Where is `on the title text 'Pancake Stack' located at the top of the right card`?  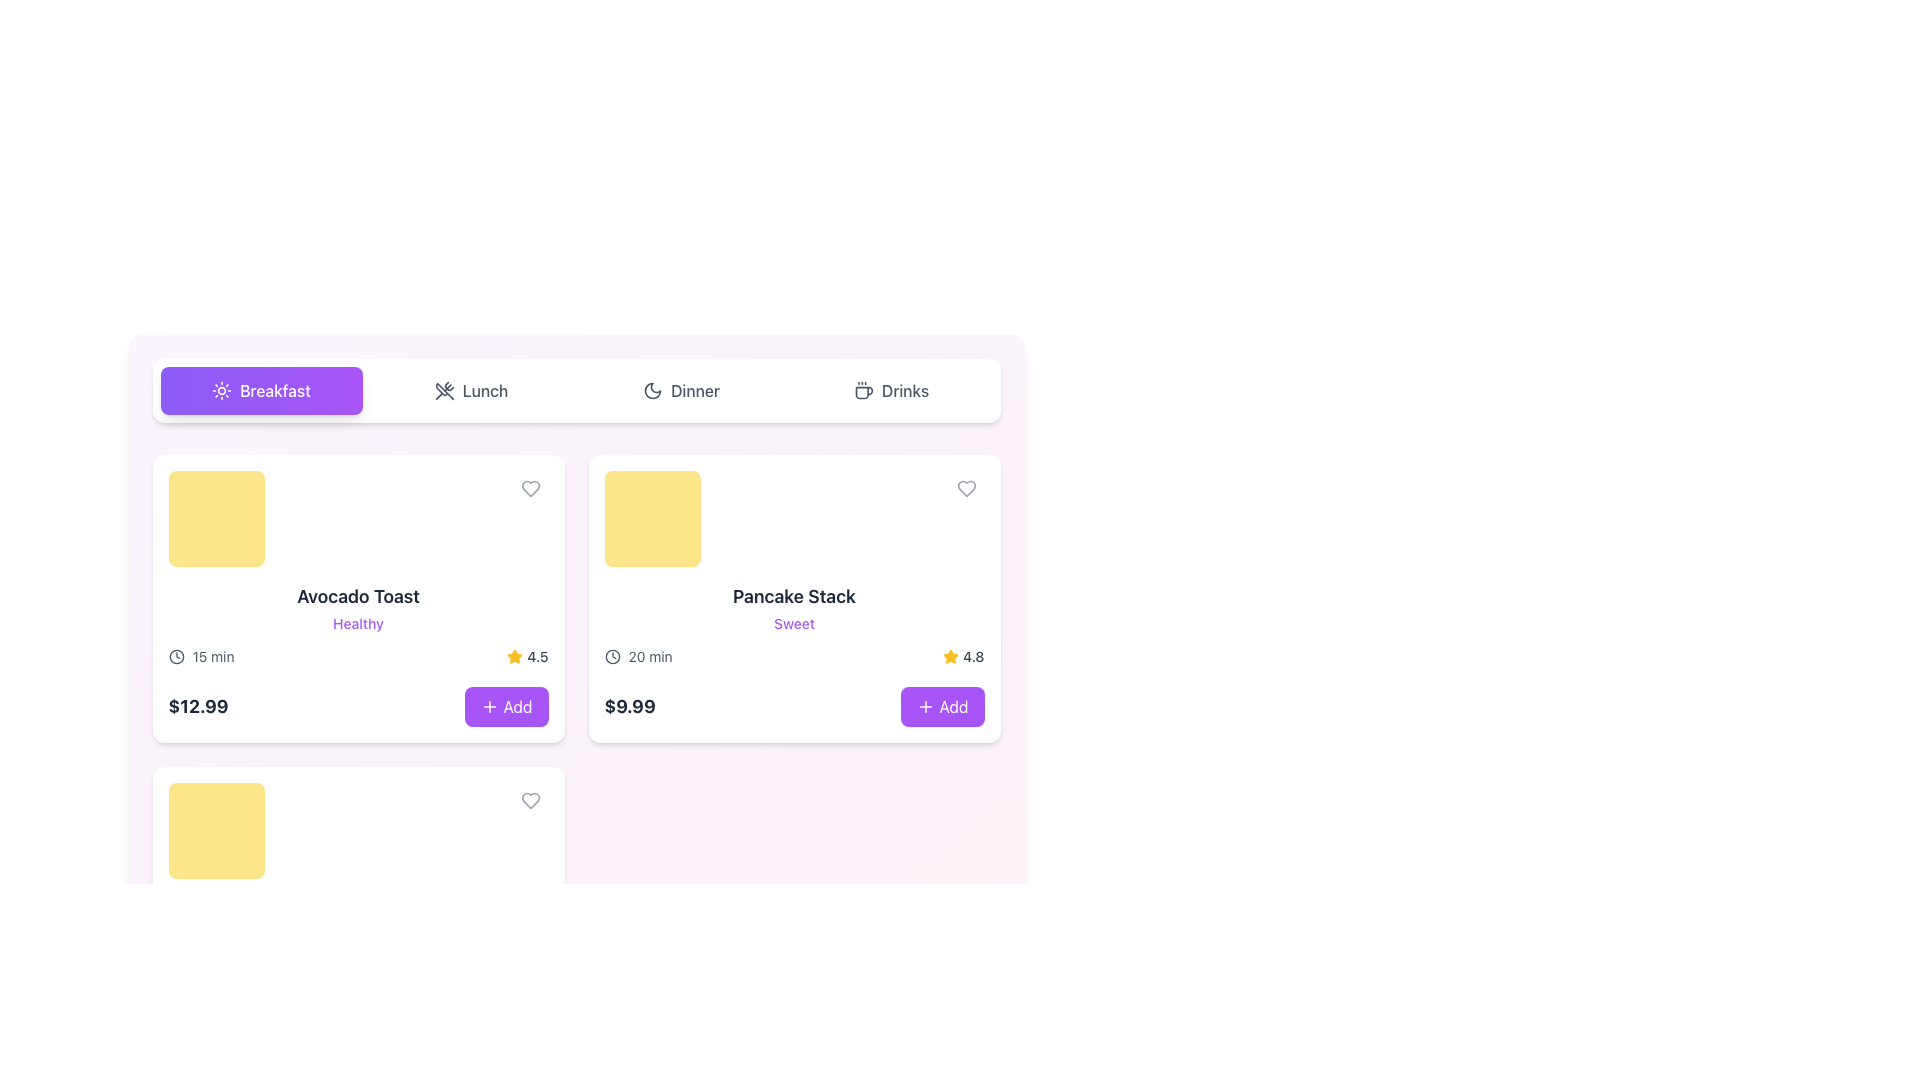 on the title text 'Pancake Stack' located at the top of the right card is located at coordinates (793, 596).